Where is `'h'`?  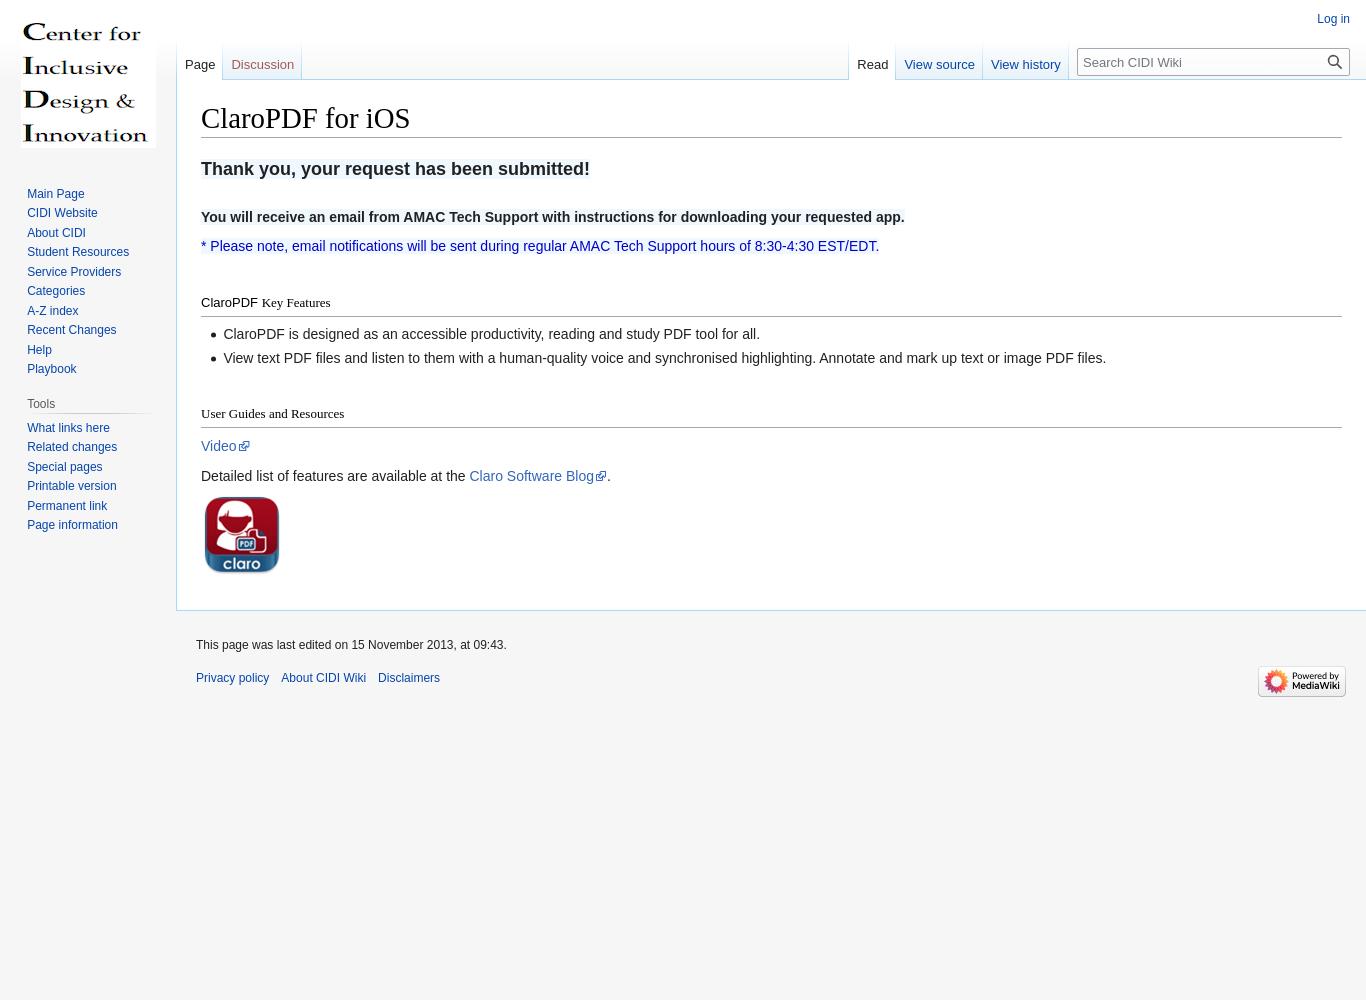
'h' is located at coordinates (211, 168).